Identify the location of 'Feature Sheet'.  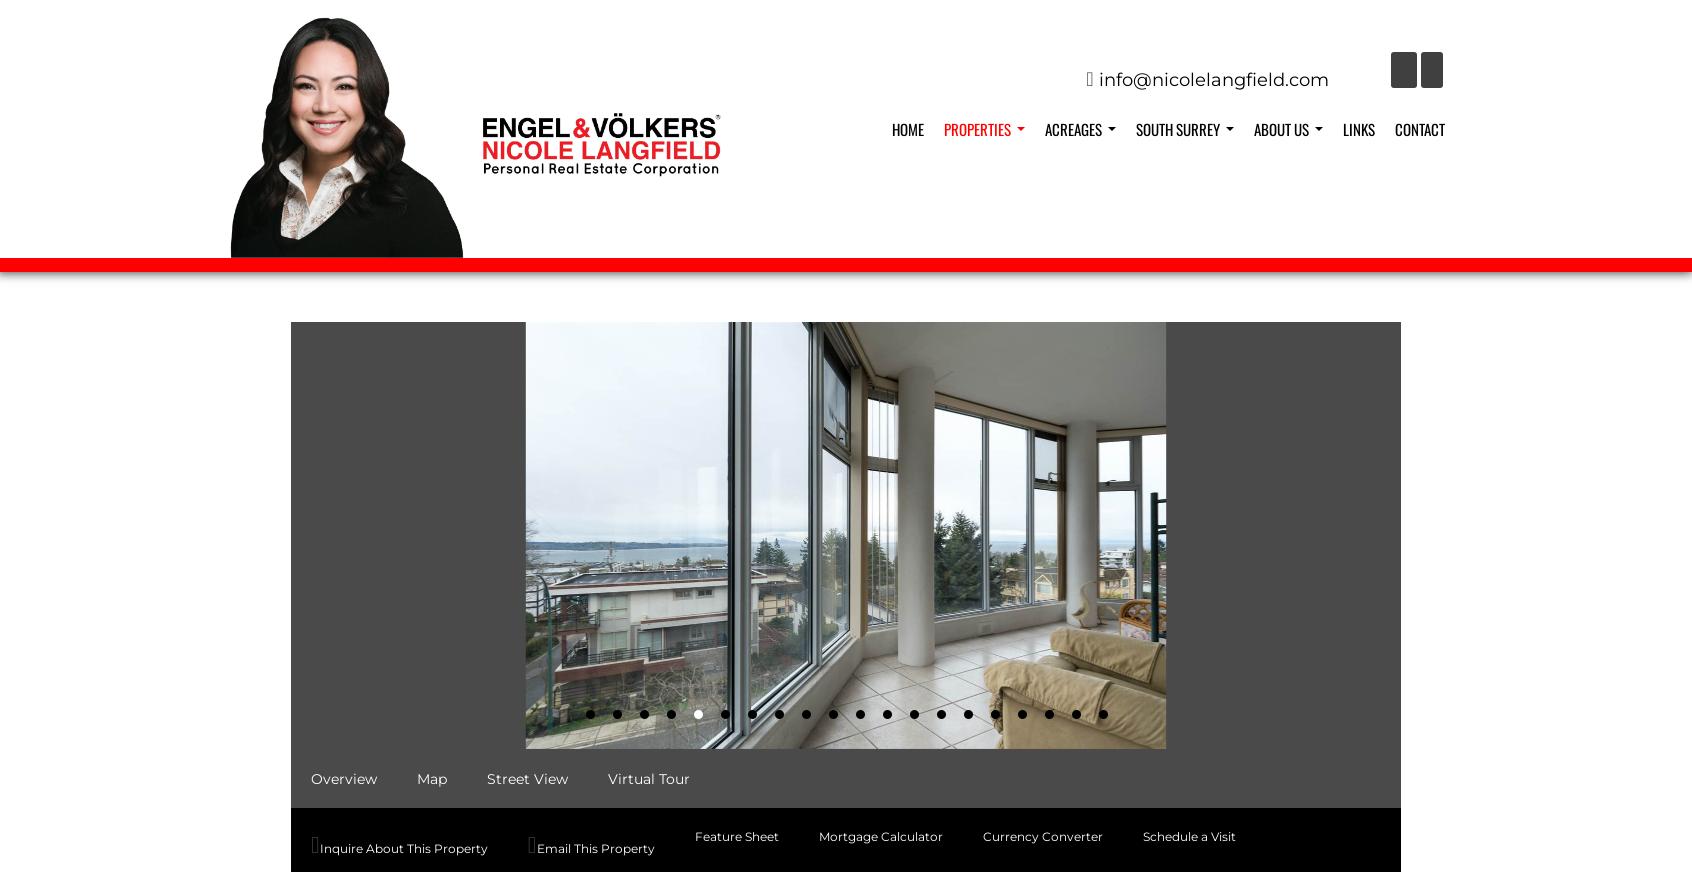
(735, 835).